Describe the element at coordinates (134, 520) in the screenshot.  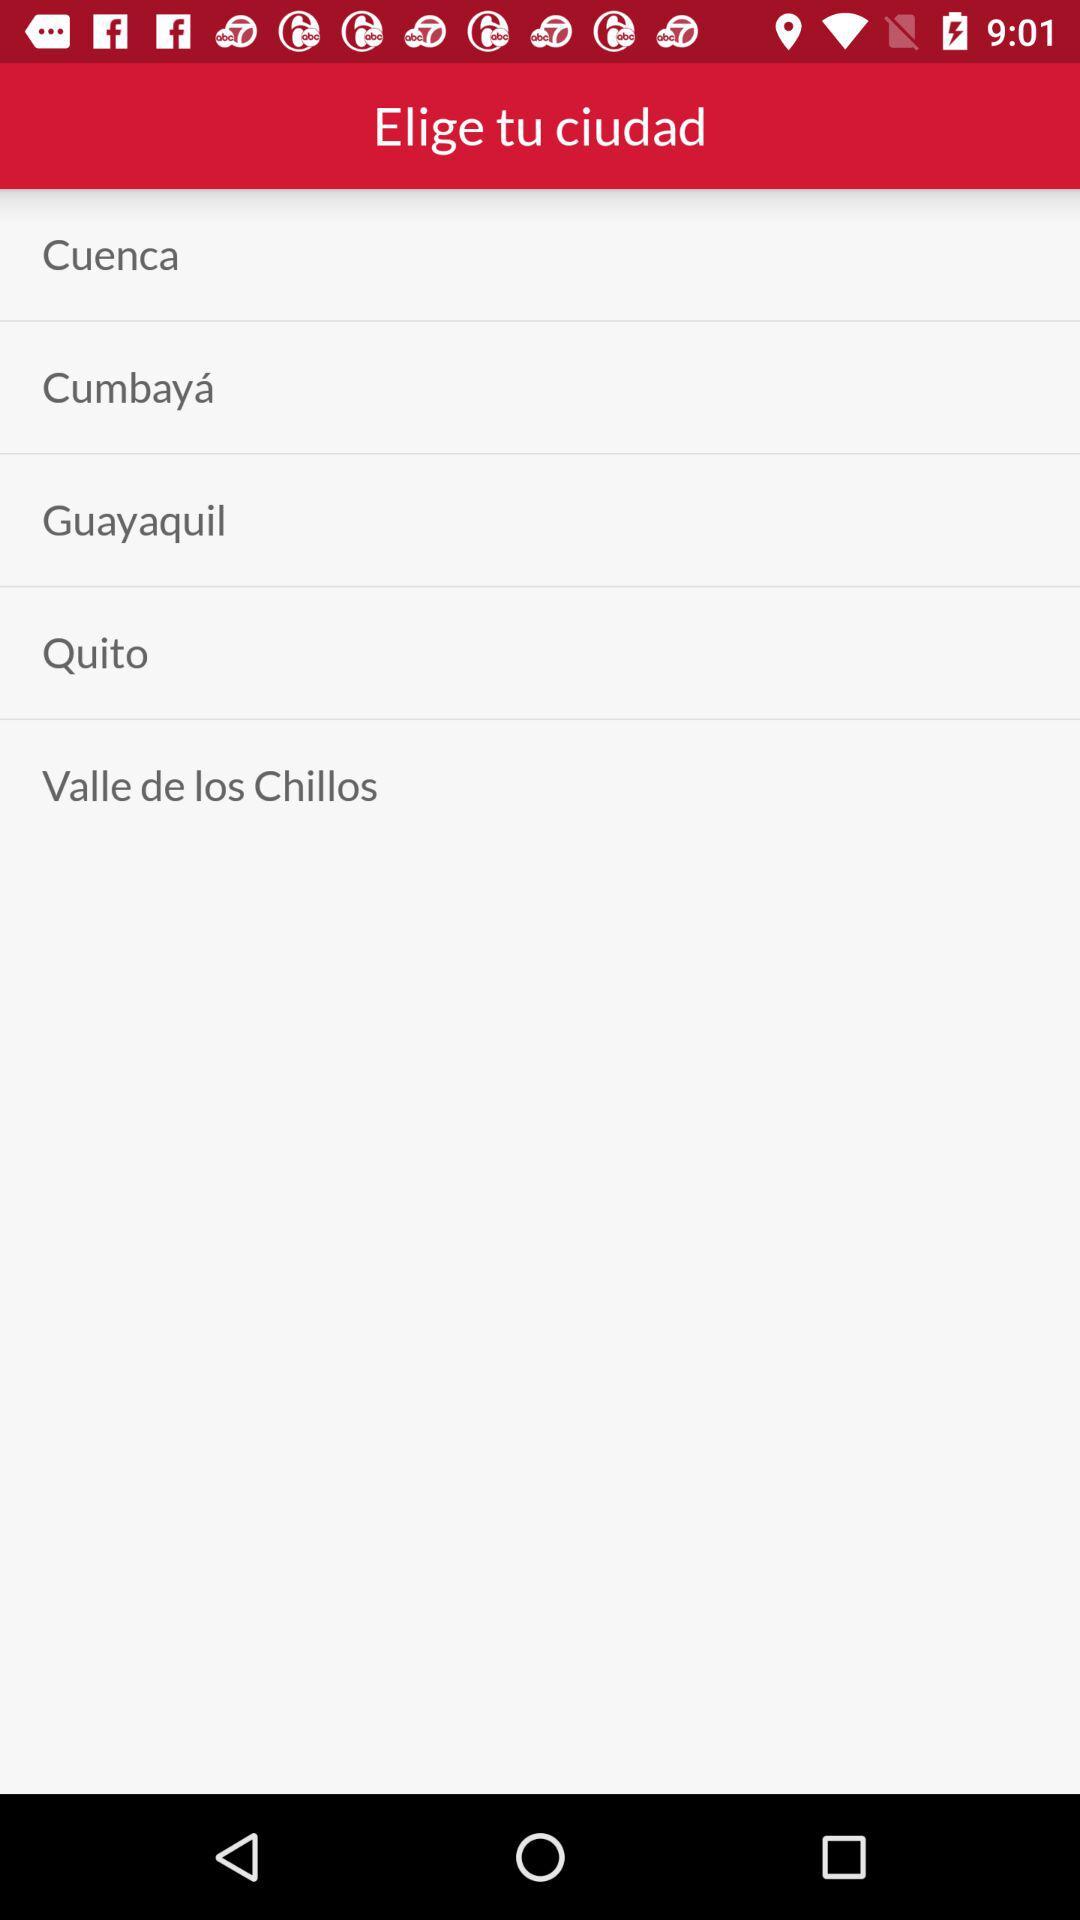
I see `the guayaquil app` at that location.